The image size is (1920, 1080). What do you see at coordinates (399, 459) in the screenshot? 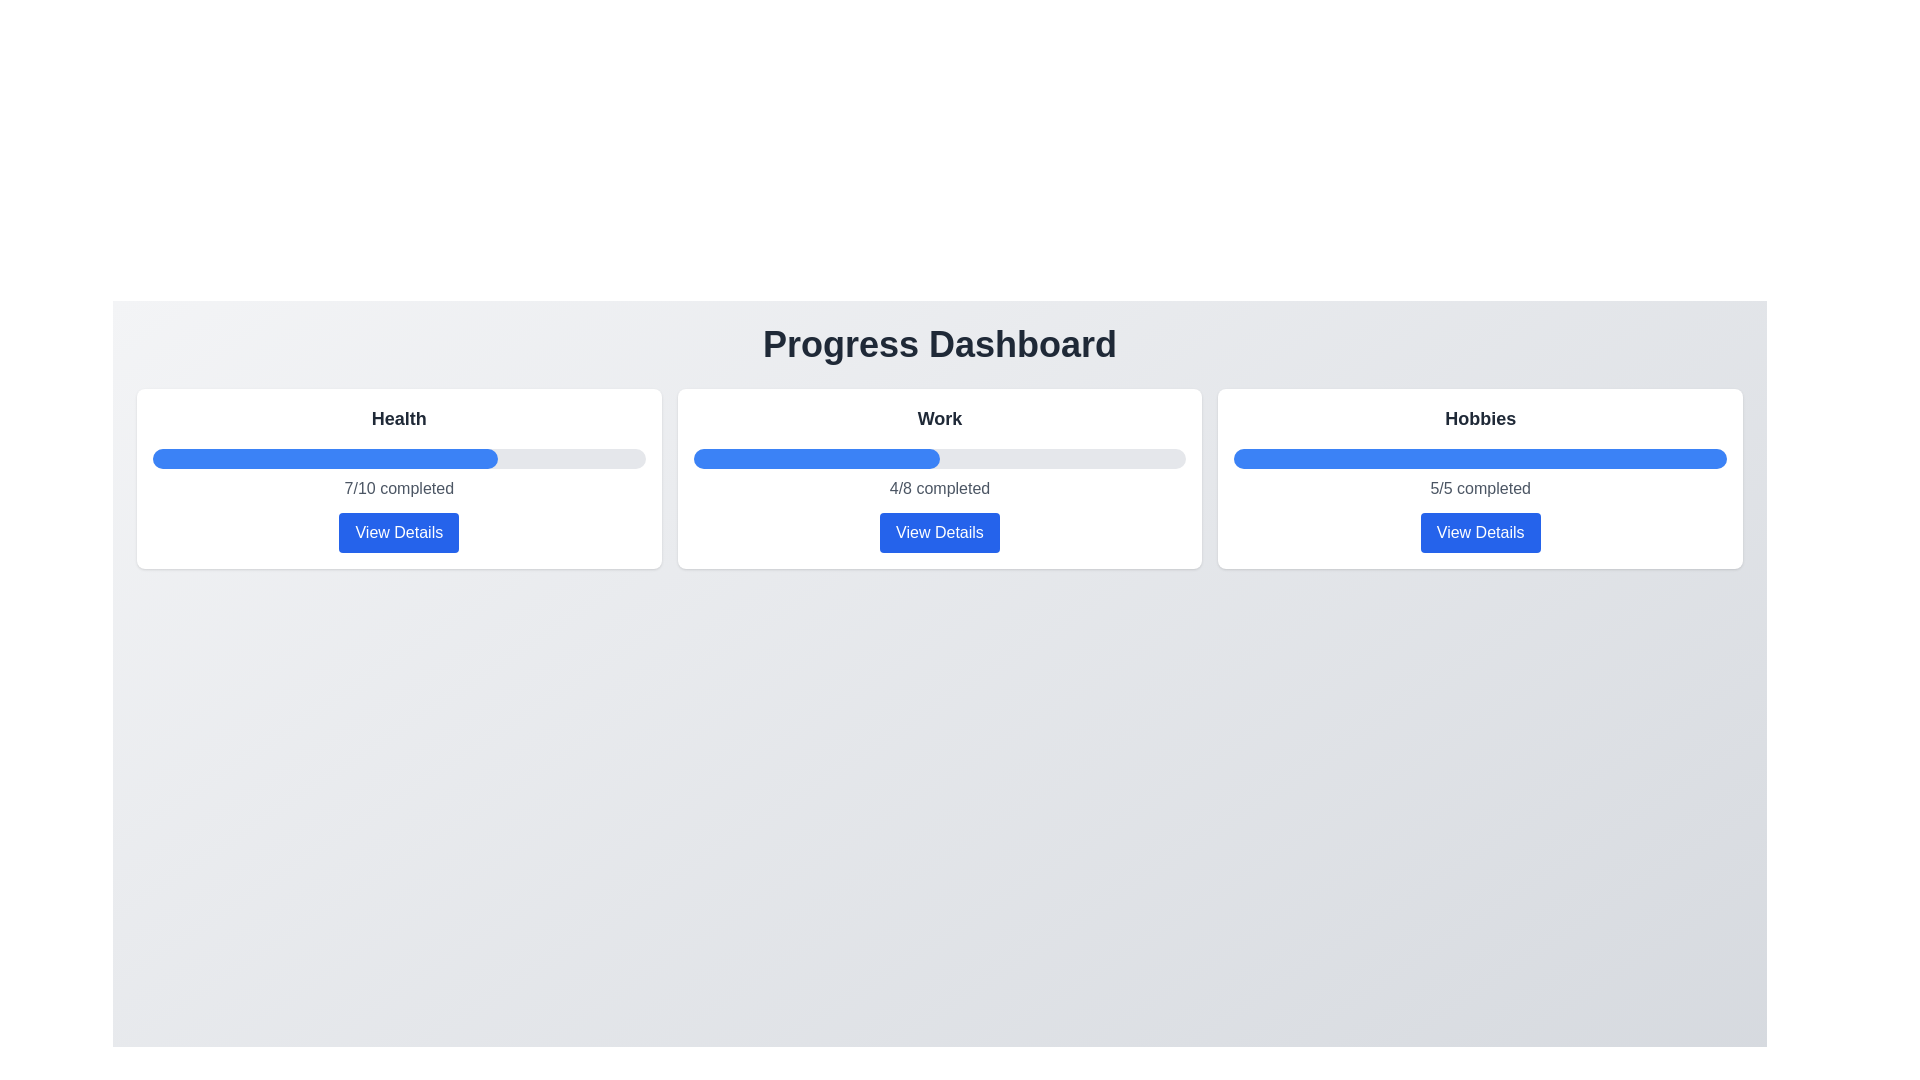
I see `the progress bar indicating 70% completion of the 'Health' task, located within the 'Health' card` at bounding box center [399, 459].